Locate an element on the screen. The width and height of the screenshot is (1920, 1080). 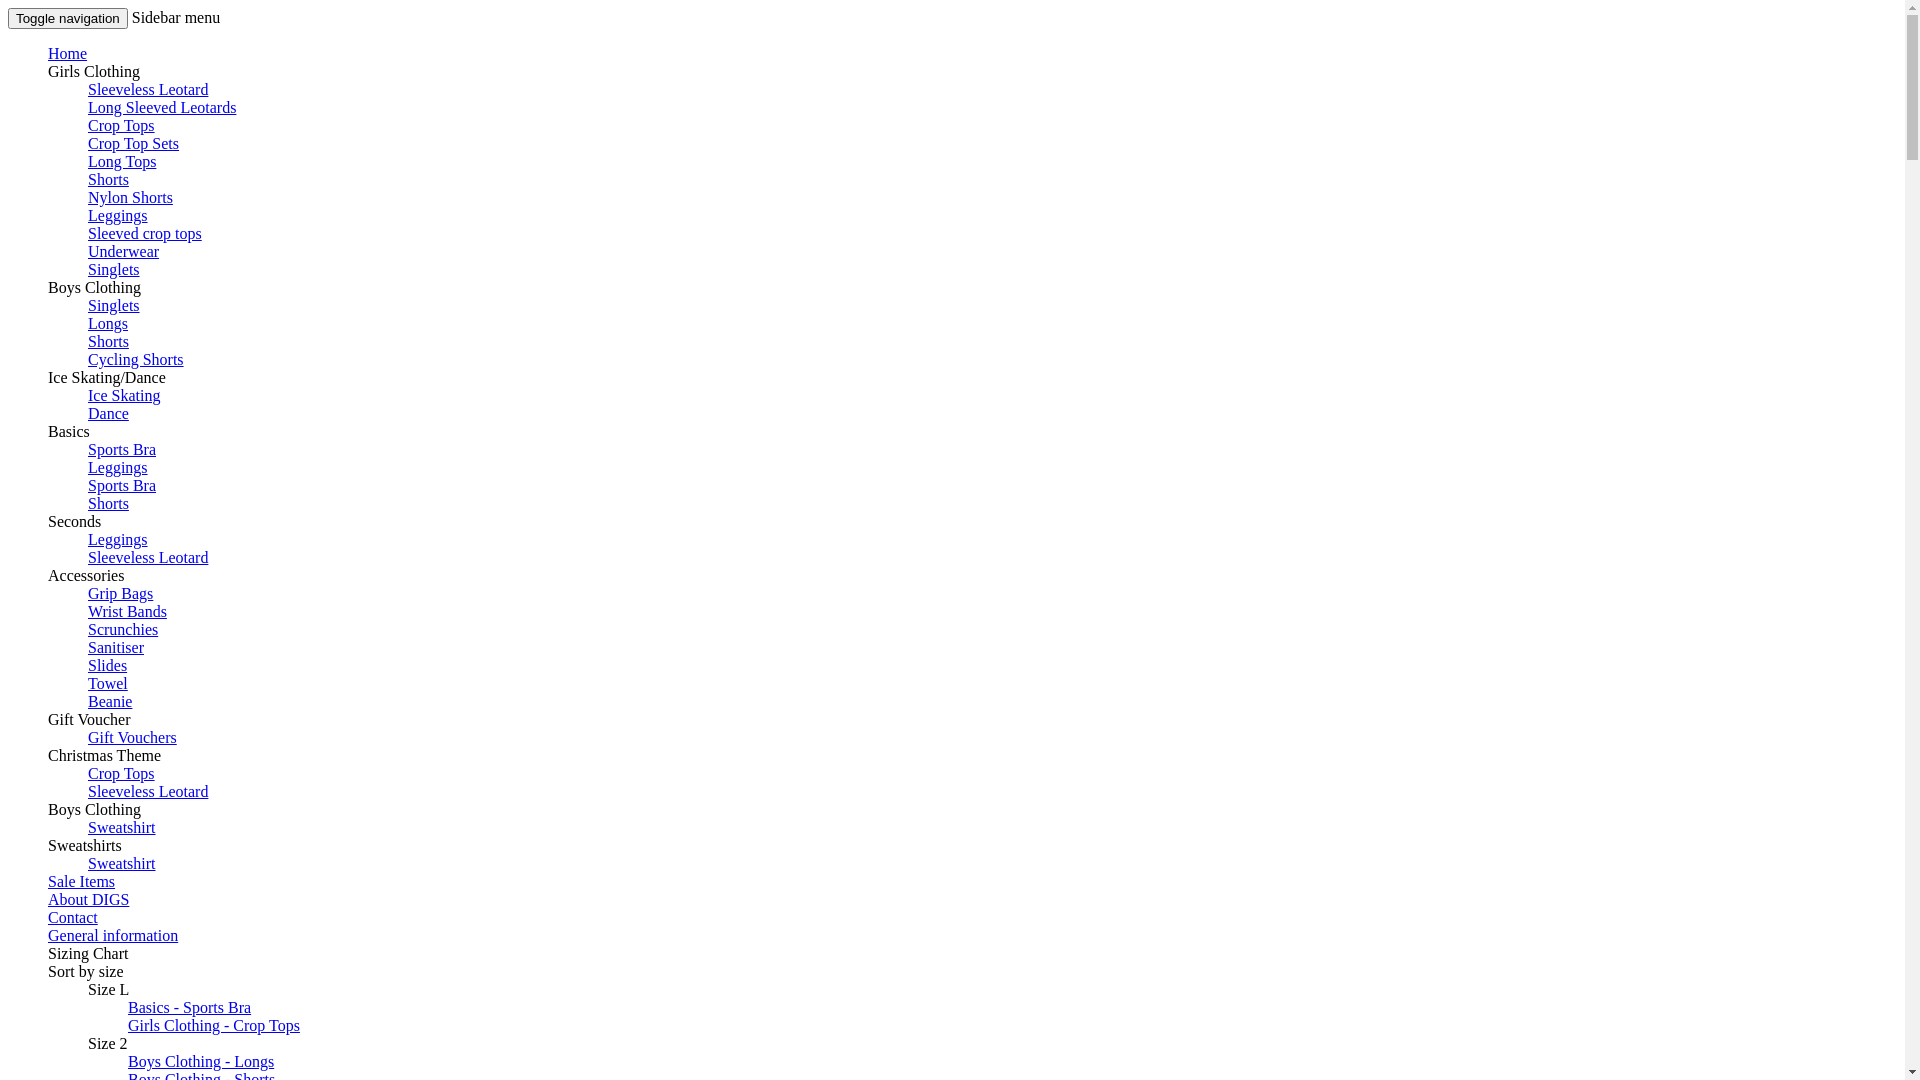
'Sweatshirt' is located at coordinates (120, 862).